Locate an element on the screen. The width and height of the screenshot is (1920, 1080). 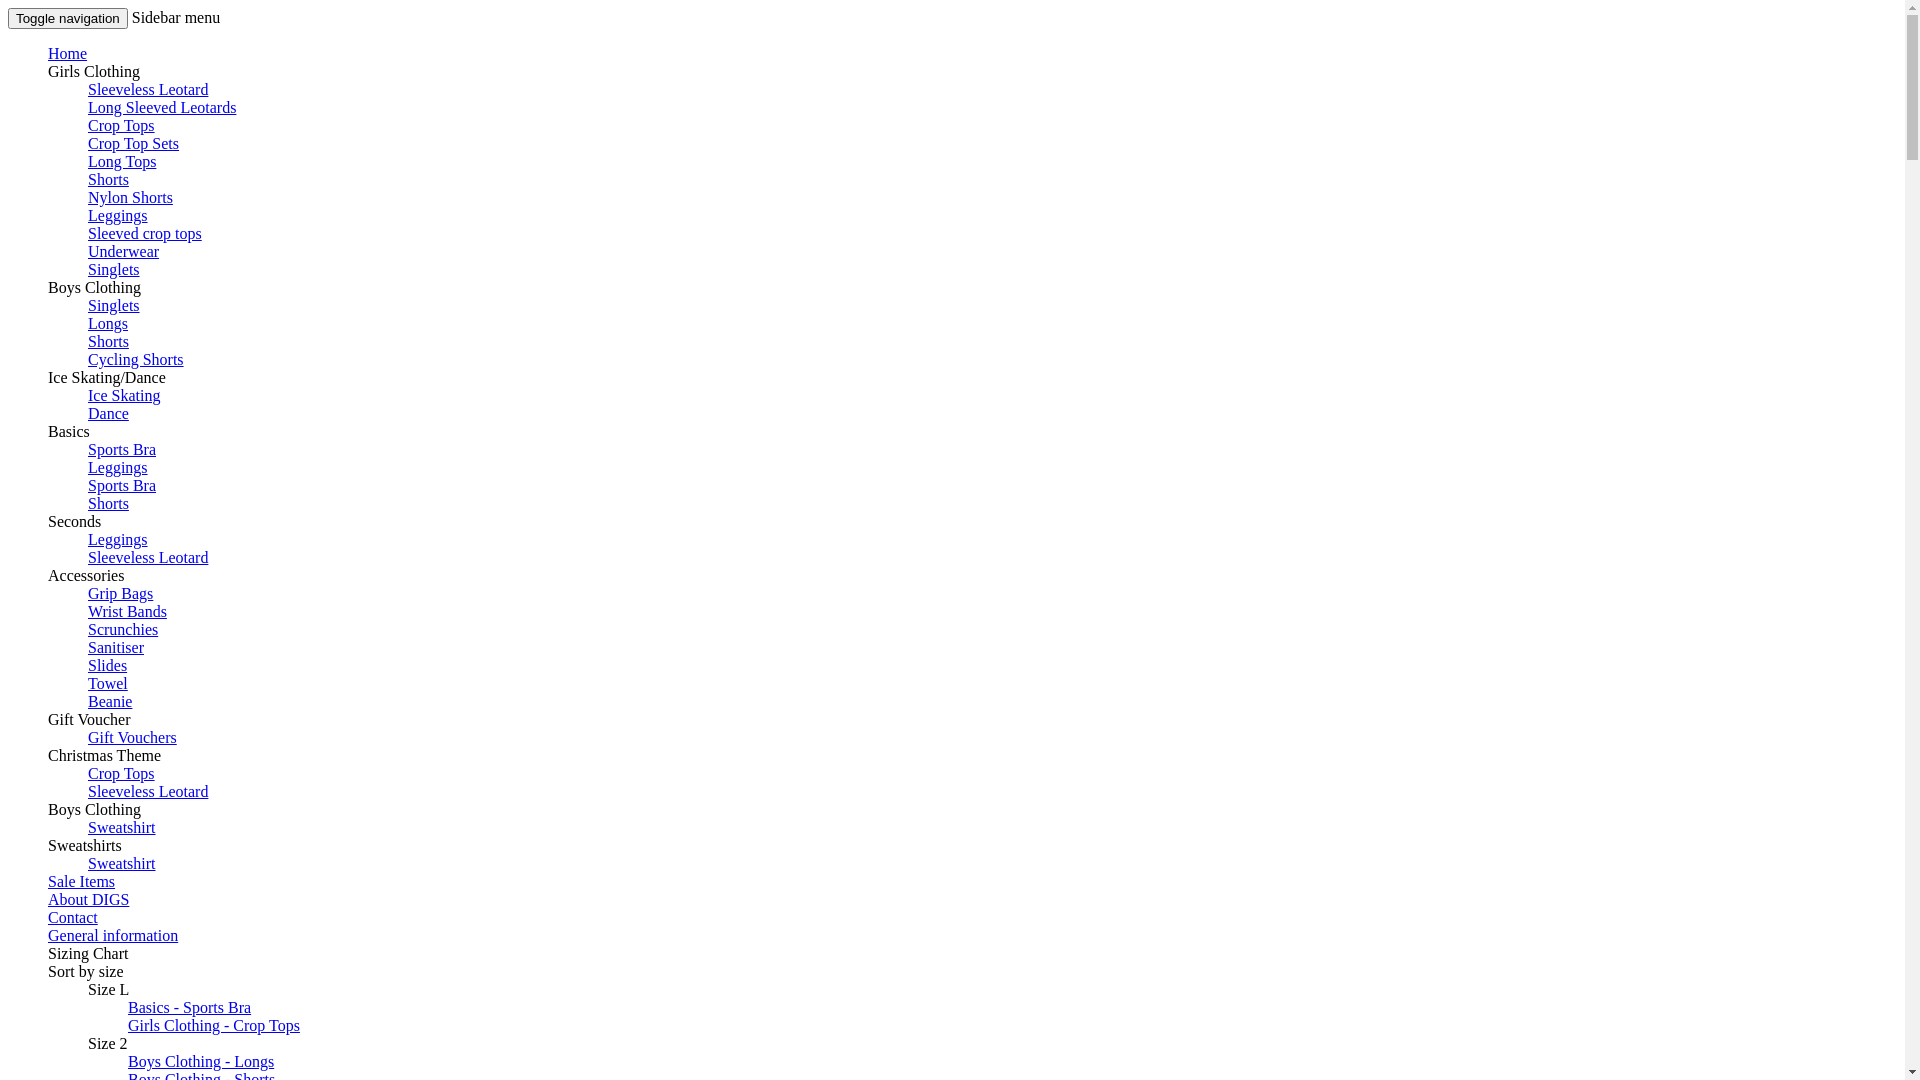
'Sweatshirt' is located at coordinates (120, 862).